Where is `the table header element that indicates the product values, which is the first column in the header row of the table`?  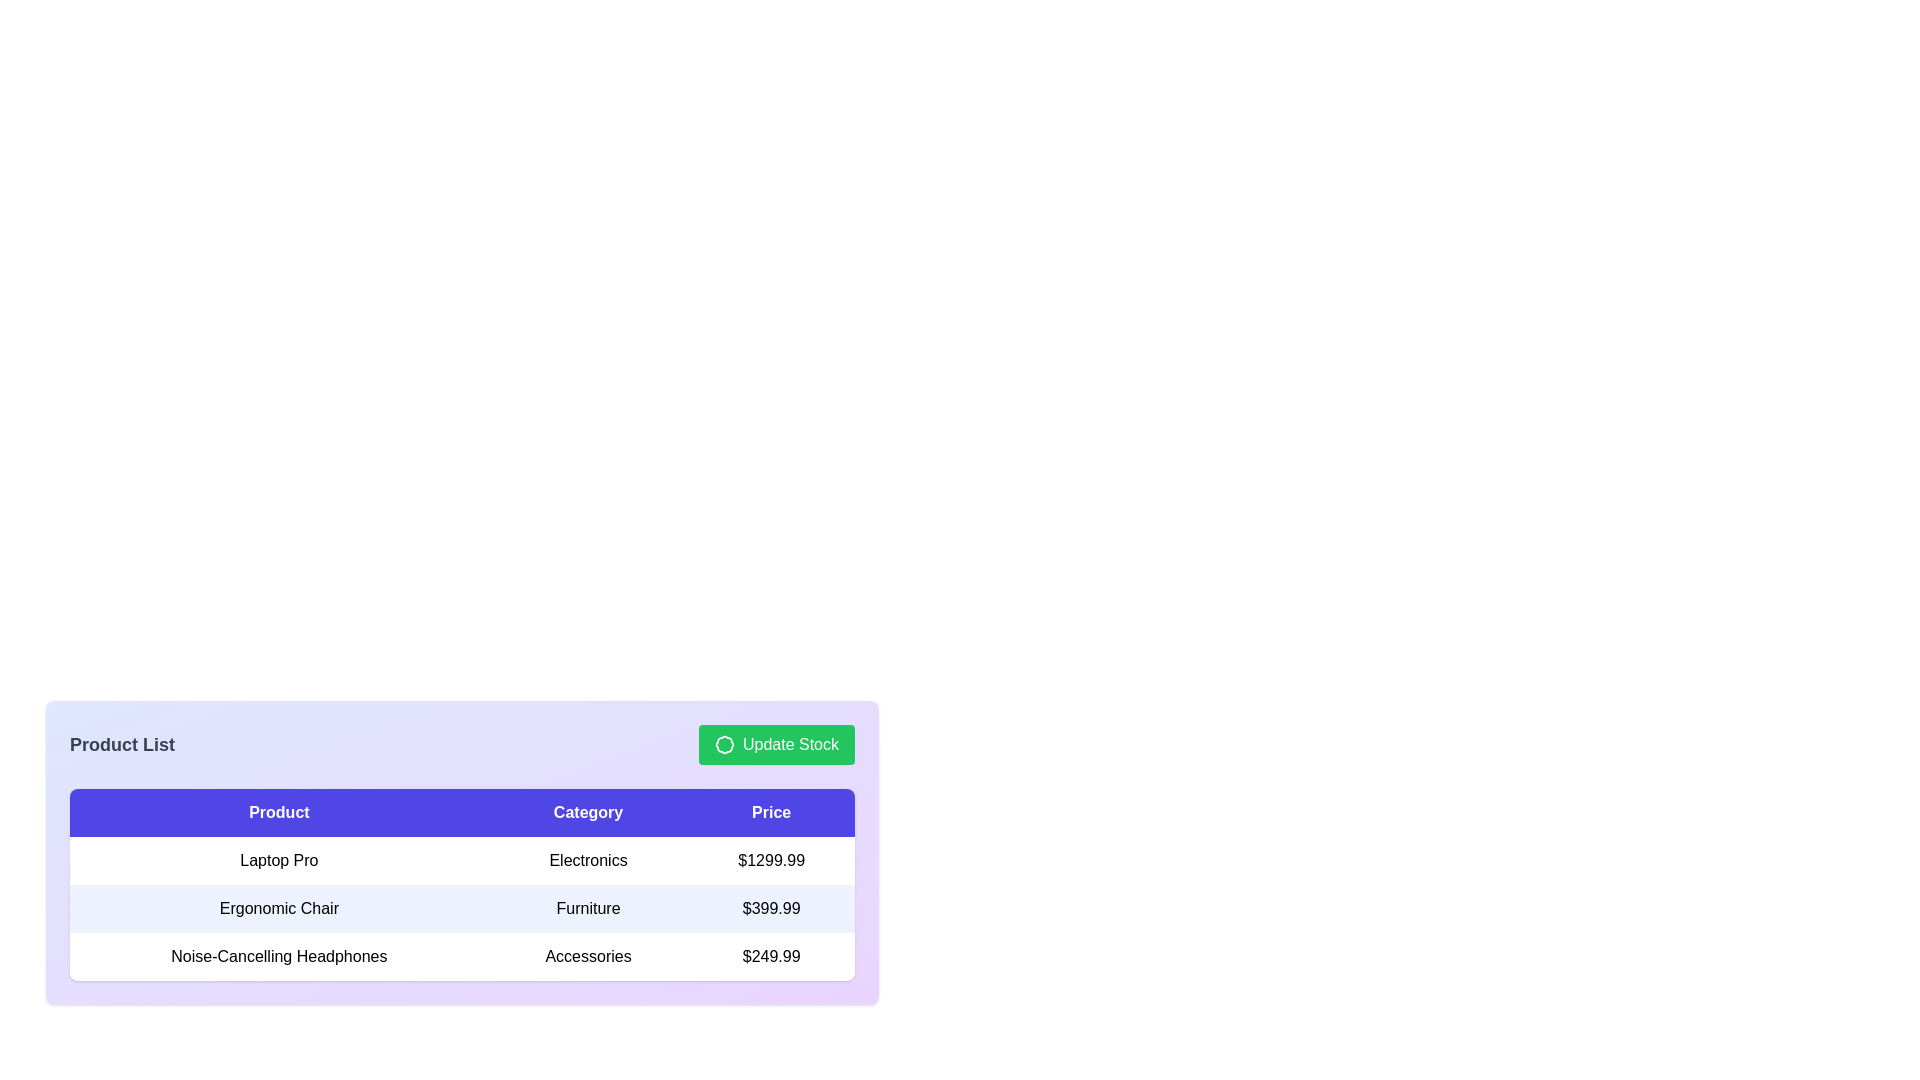 the table header element that indicates the product values, which is the first column in the header row of the table is located at coordinates (278, 813).